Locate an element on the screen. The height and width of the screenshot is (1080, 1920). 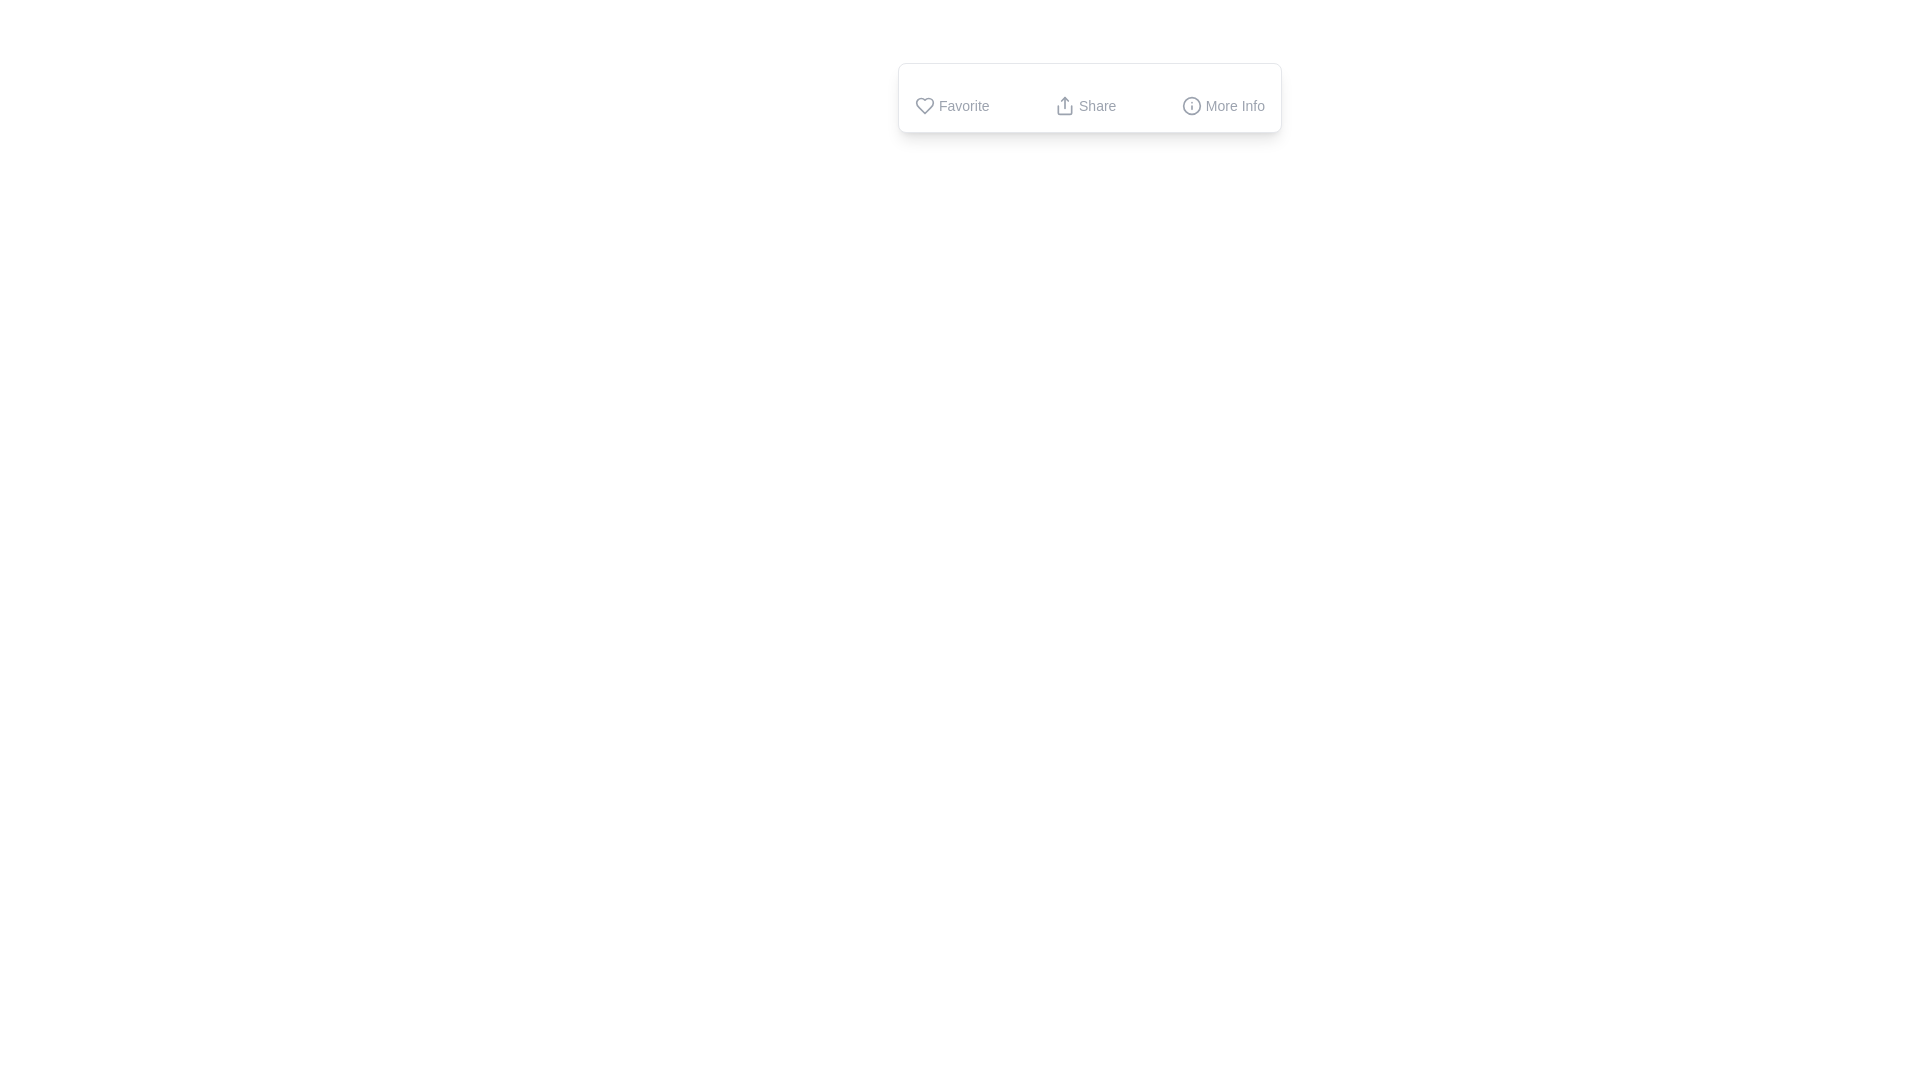
the heart-shaped icon, which is outlined with a thin gray stroke and located to the left of the 'Favorite' label is located at coordinates (924, 105).